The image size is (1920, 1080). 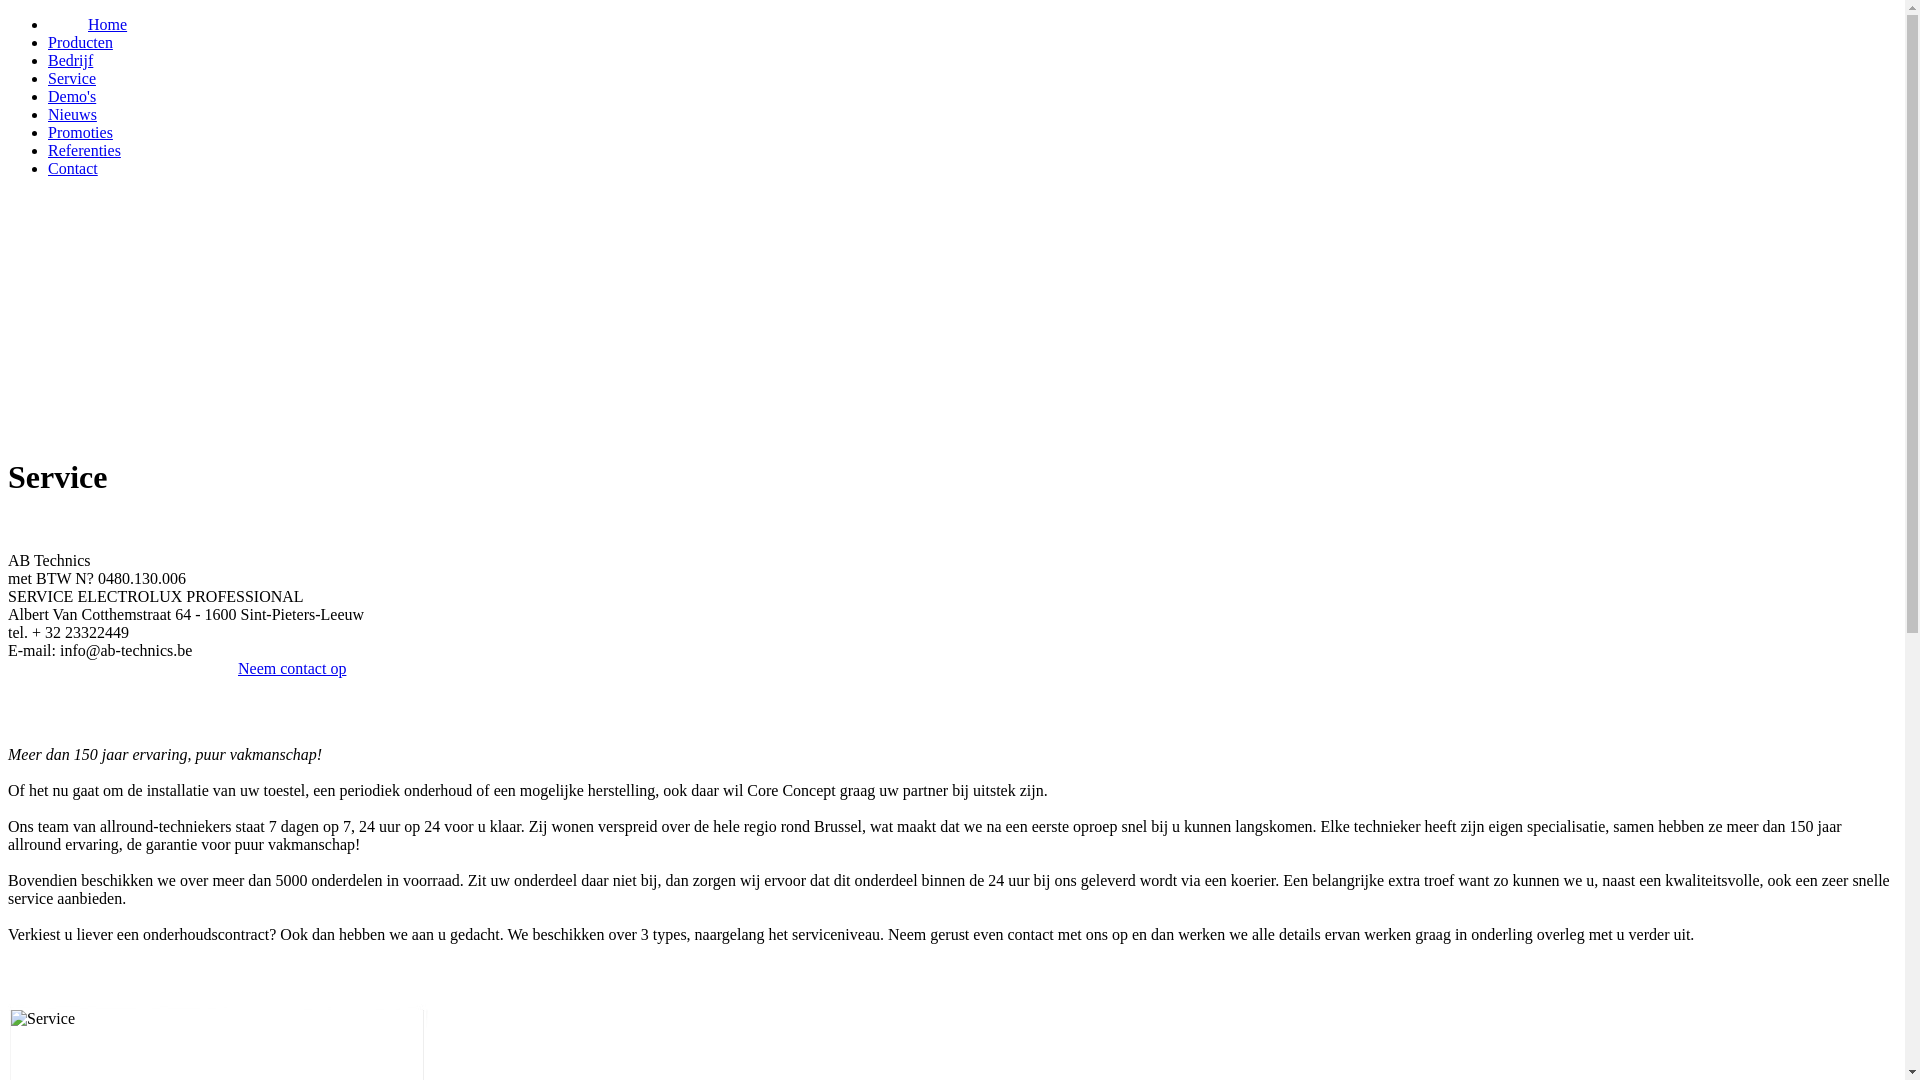 What do you see at coordinates (80, 132) in the screenshot?
I see `'Promoties'` at bounding box center [80, 132].